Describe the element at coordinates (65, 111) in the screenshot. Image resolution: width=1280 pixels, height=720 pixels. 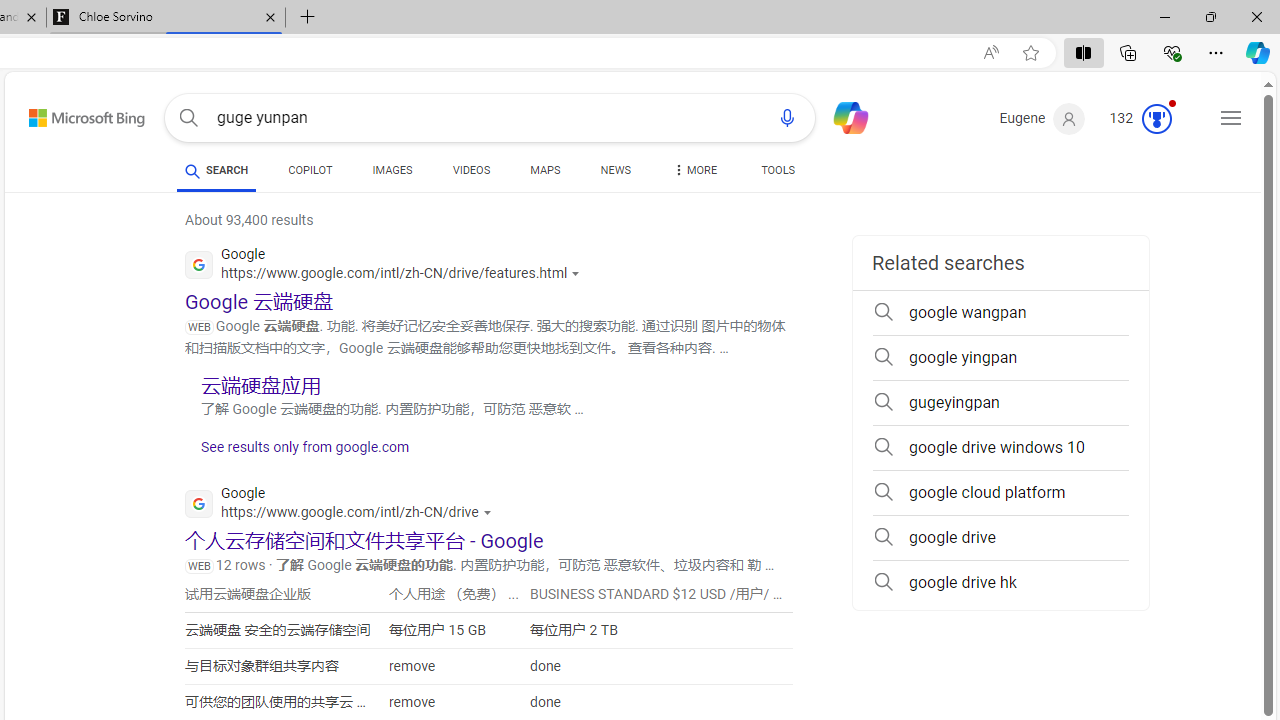
I see `'Skip to content'` at that location.